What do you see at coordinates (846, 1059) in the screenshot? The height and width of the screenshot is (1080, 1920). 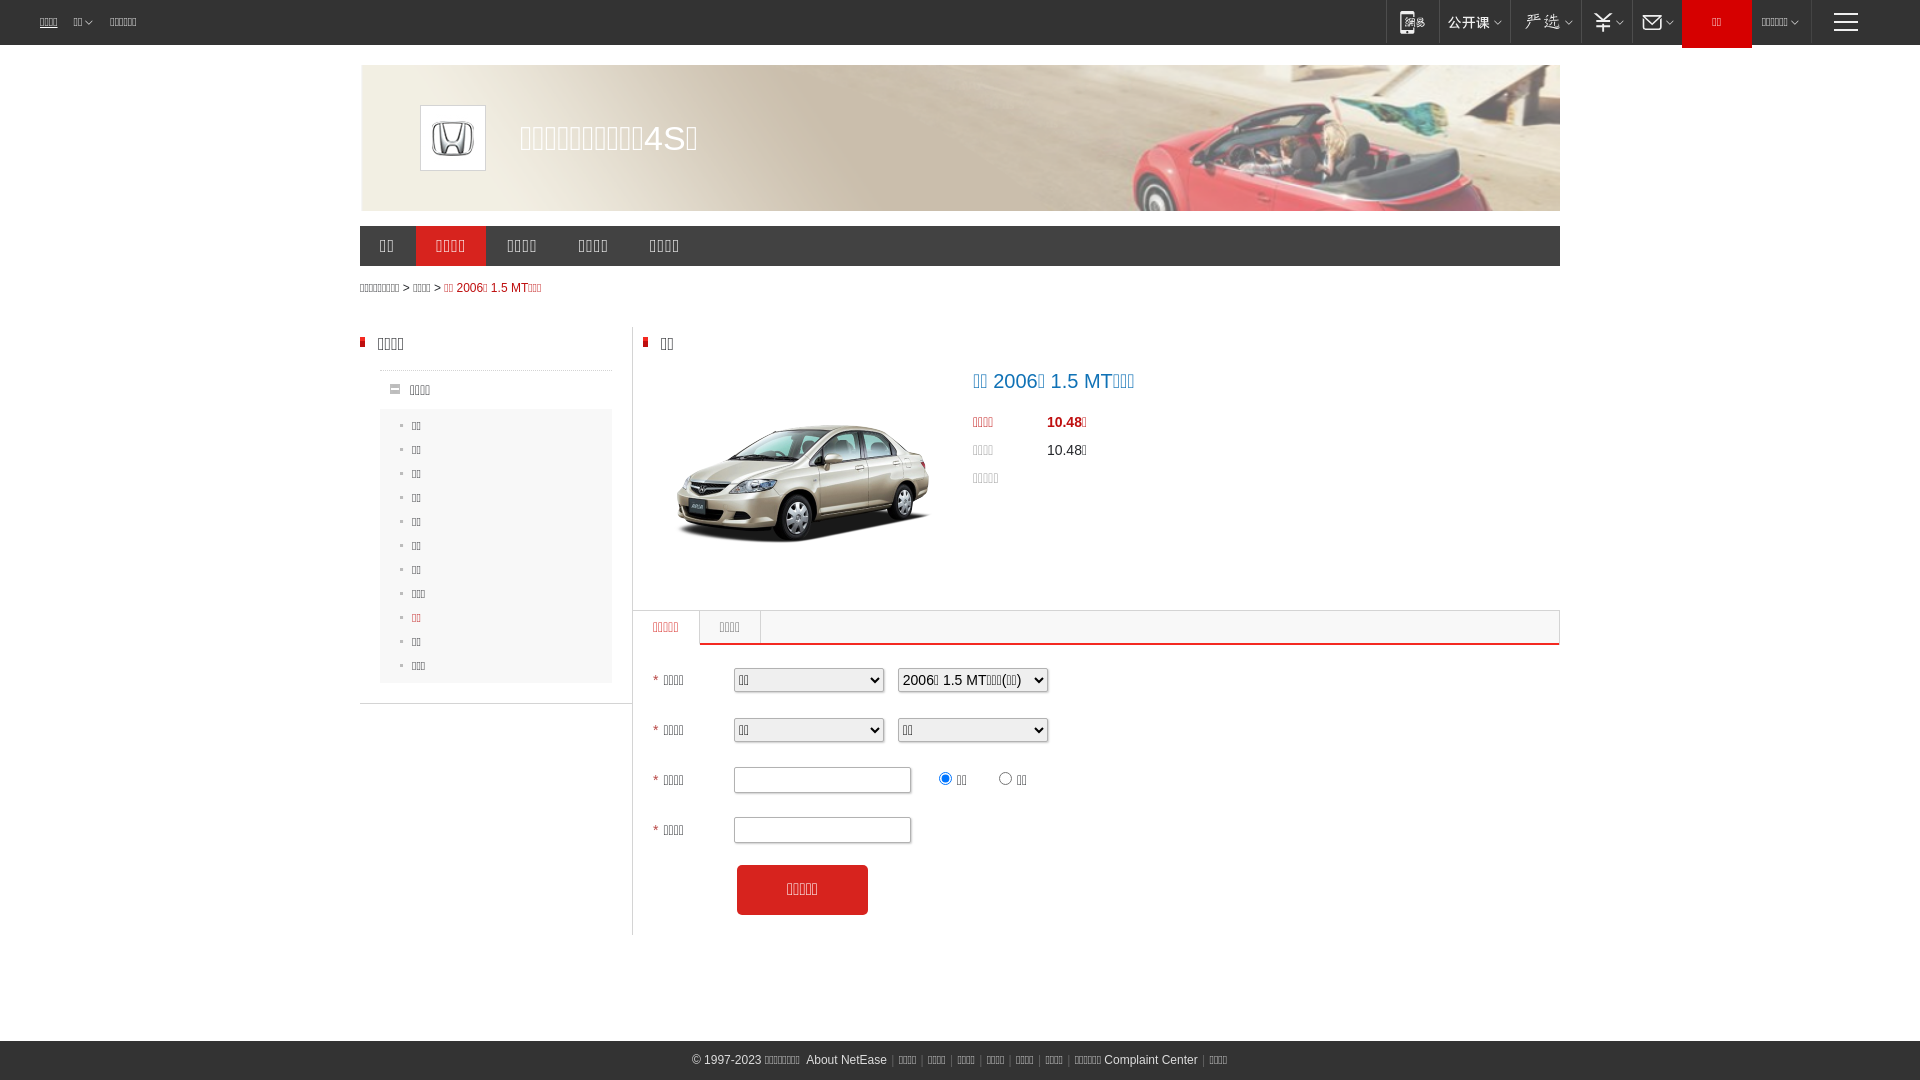 I see `'About NetEase'` at bounding box center [846, 1059].